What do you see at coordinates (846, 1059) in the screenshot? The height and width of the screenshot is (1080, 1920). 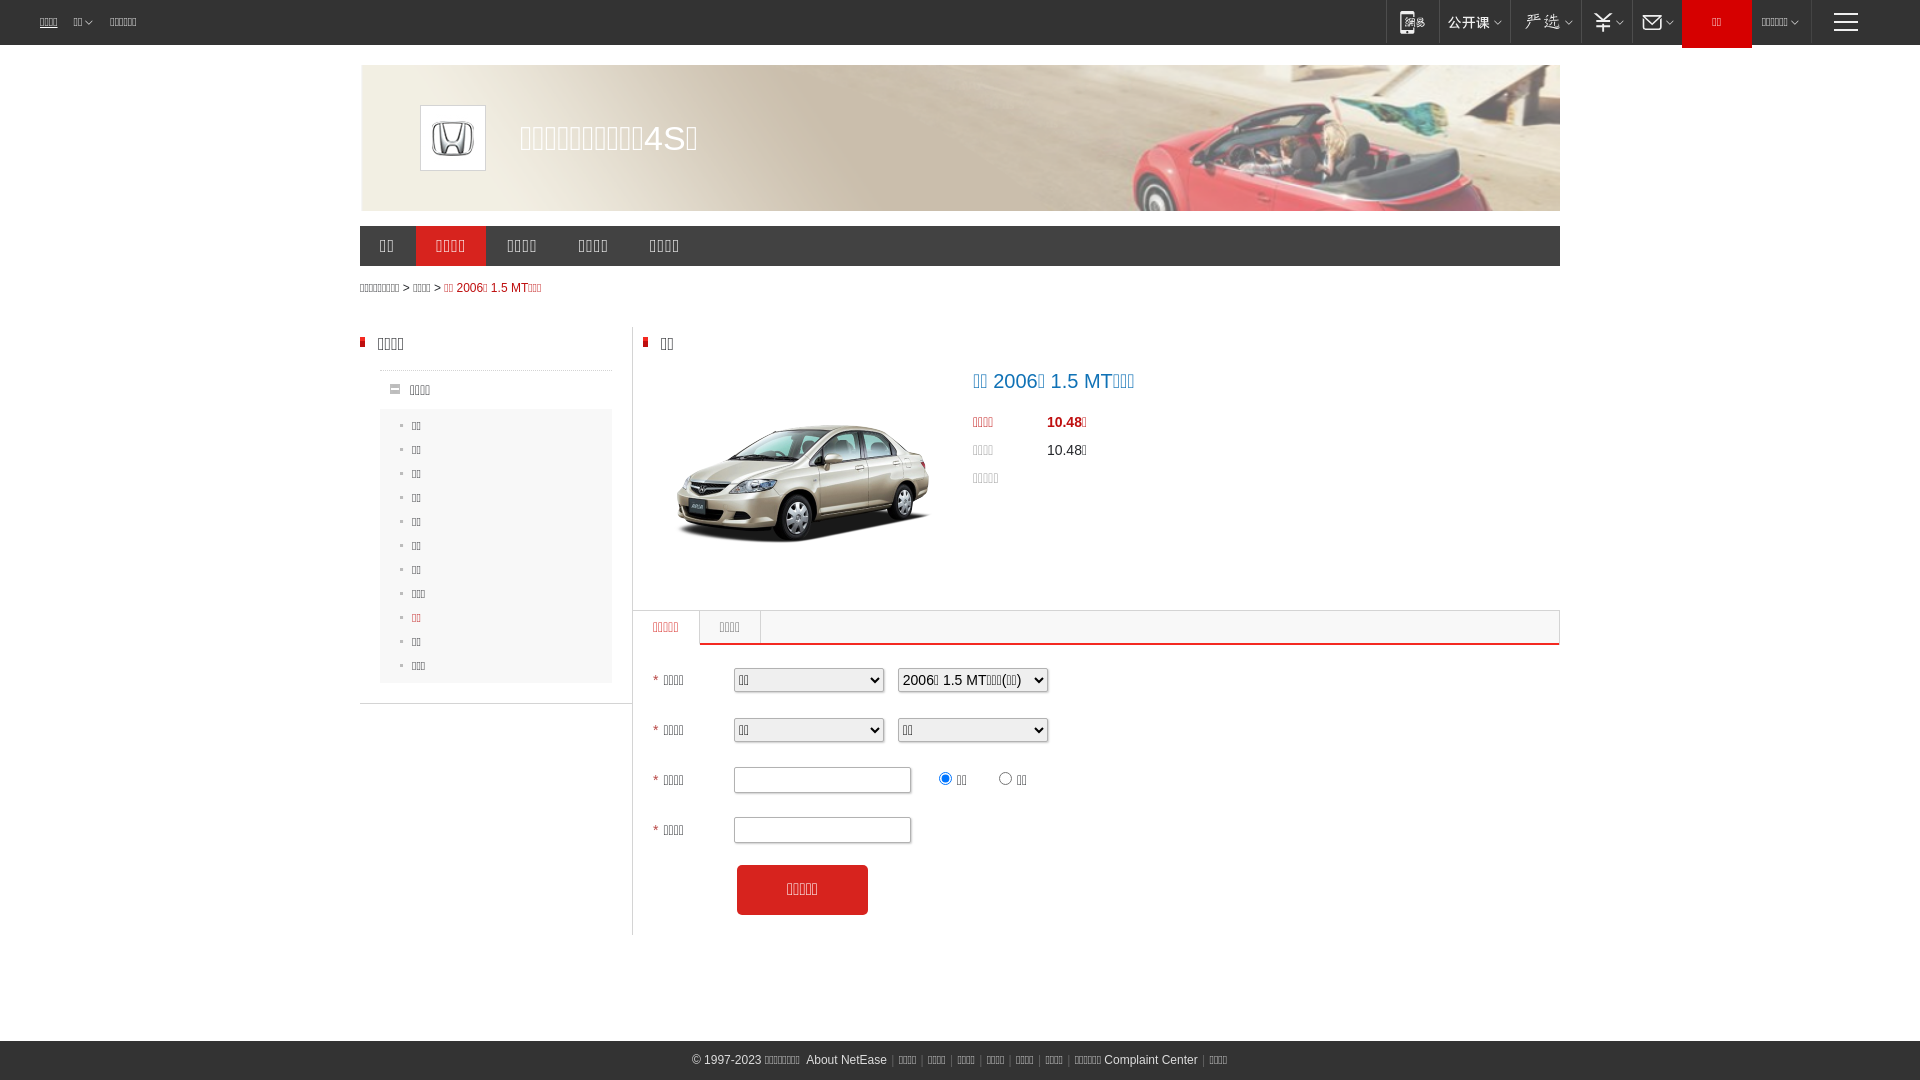 I see `'About NetEase'` at bounding box center [846, 1059].